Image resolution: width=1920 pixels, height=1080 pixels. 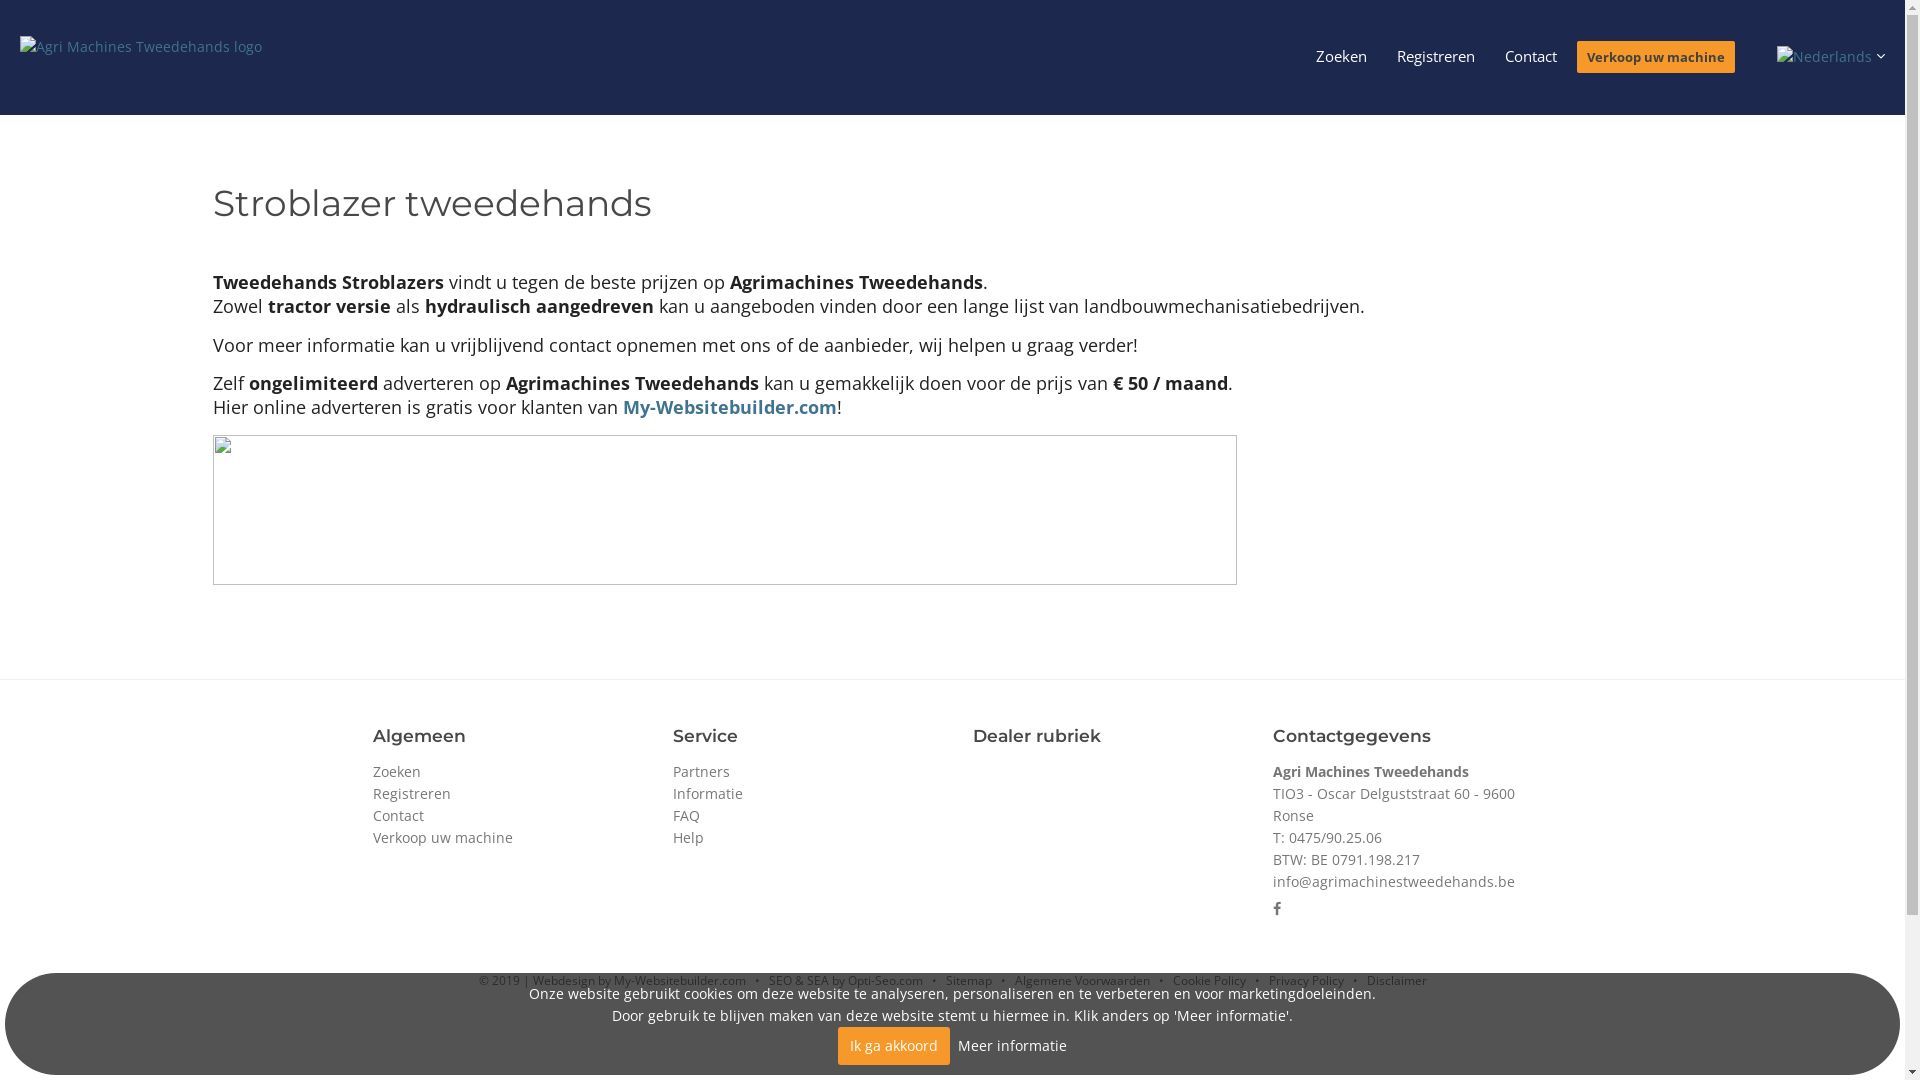 What do you see at coordinates (706, 792) in the screenshot?
I see `'Informatie'` at bounding box center [706, 792].